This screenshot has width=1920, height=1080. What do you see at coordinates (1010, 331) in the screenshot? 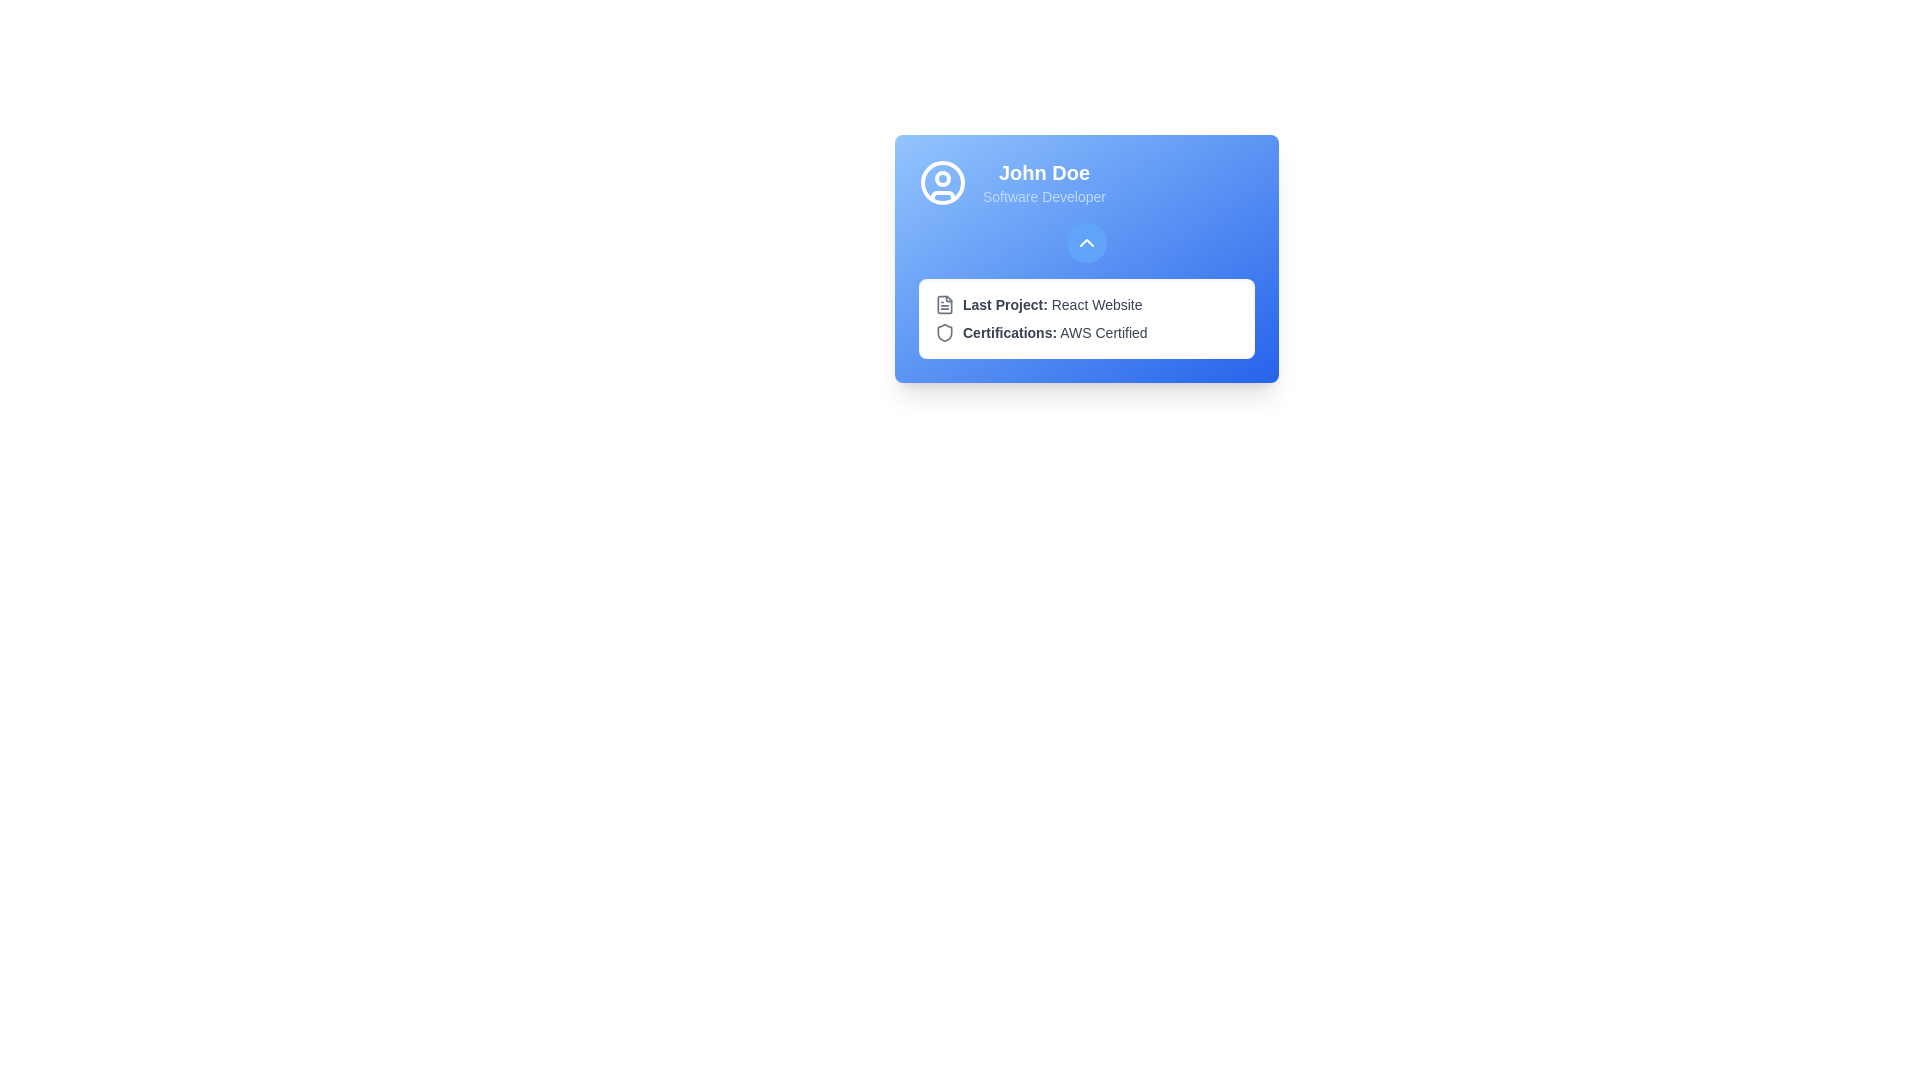
I see `the text label reading 'Certifications:' that is styled in gray and positioned alongside 'AWS Certified'` at bounding box center [1010, 331].